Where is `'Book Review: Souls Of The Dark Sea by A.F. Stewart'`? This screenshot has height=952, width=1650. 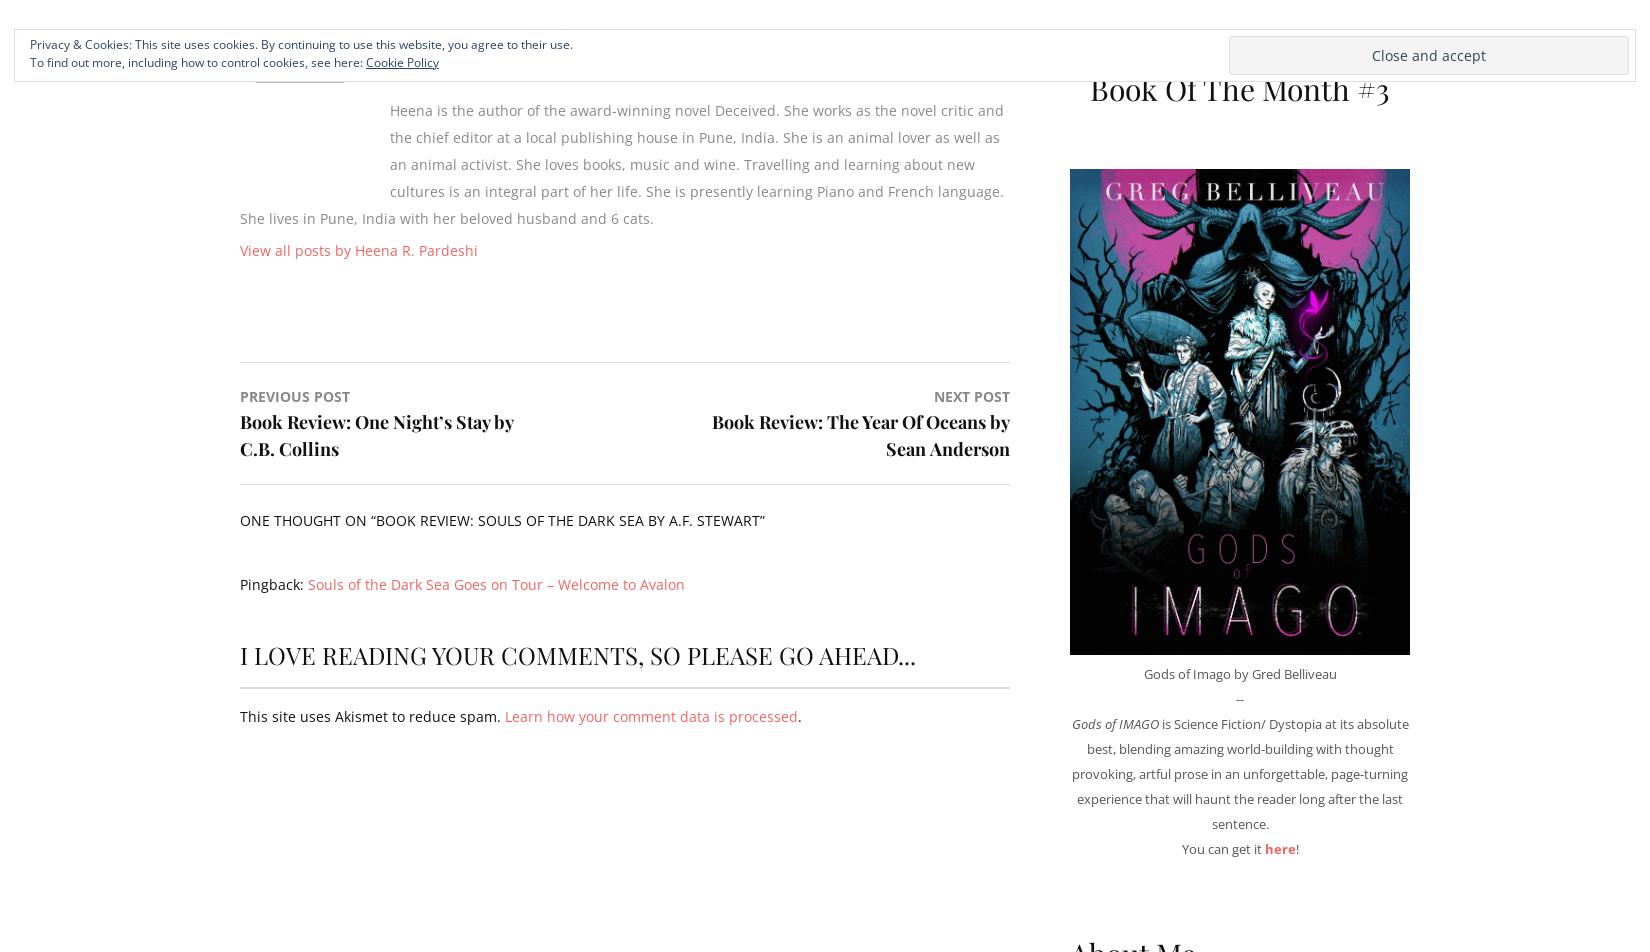
'Book Review: Souls Of The Dark Sea by A.F. Stewart' is located at coordinates (566, 519).